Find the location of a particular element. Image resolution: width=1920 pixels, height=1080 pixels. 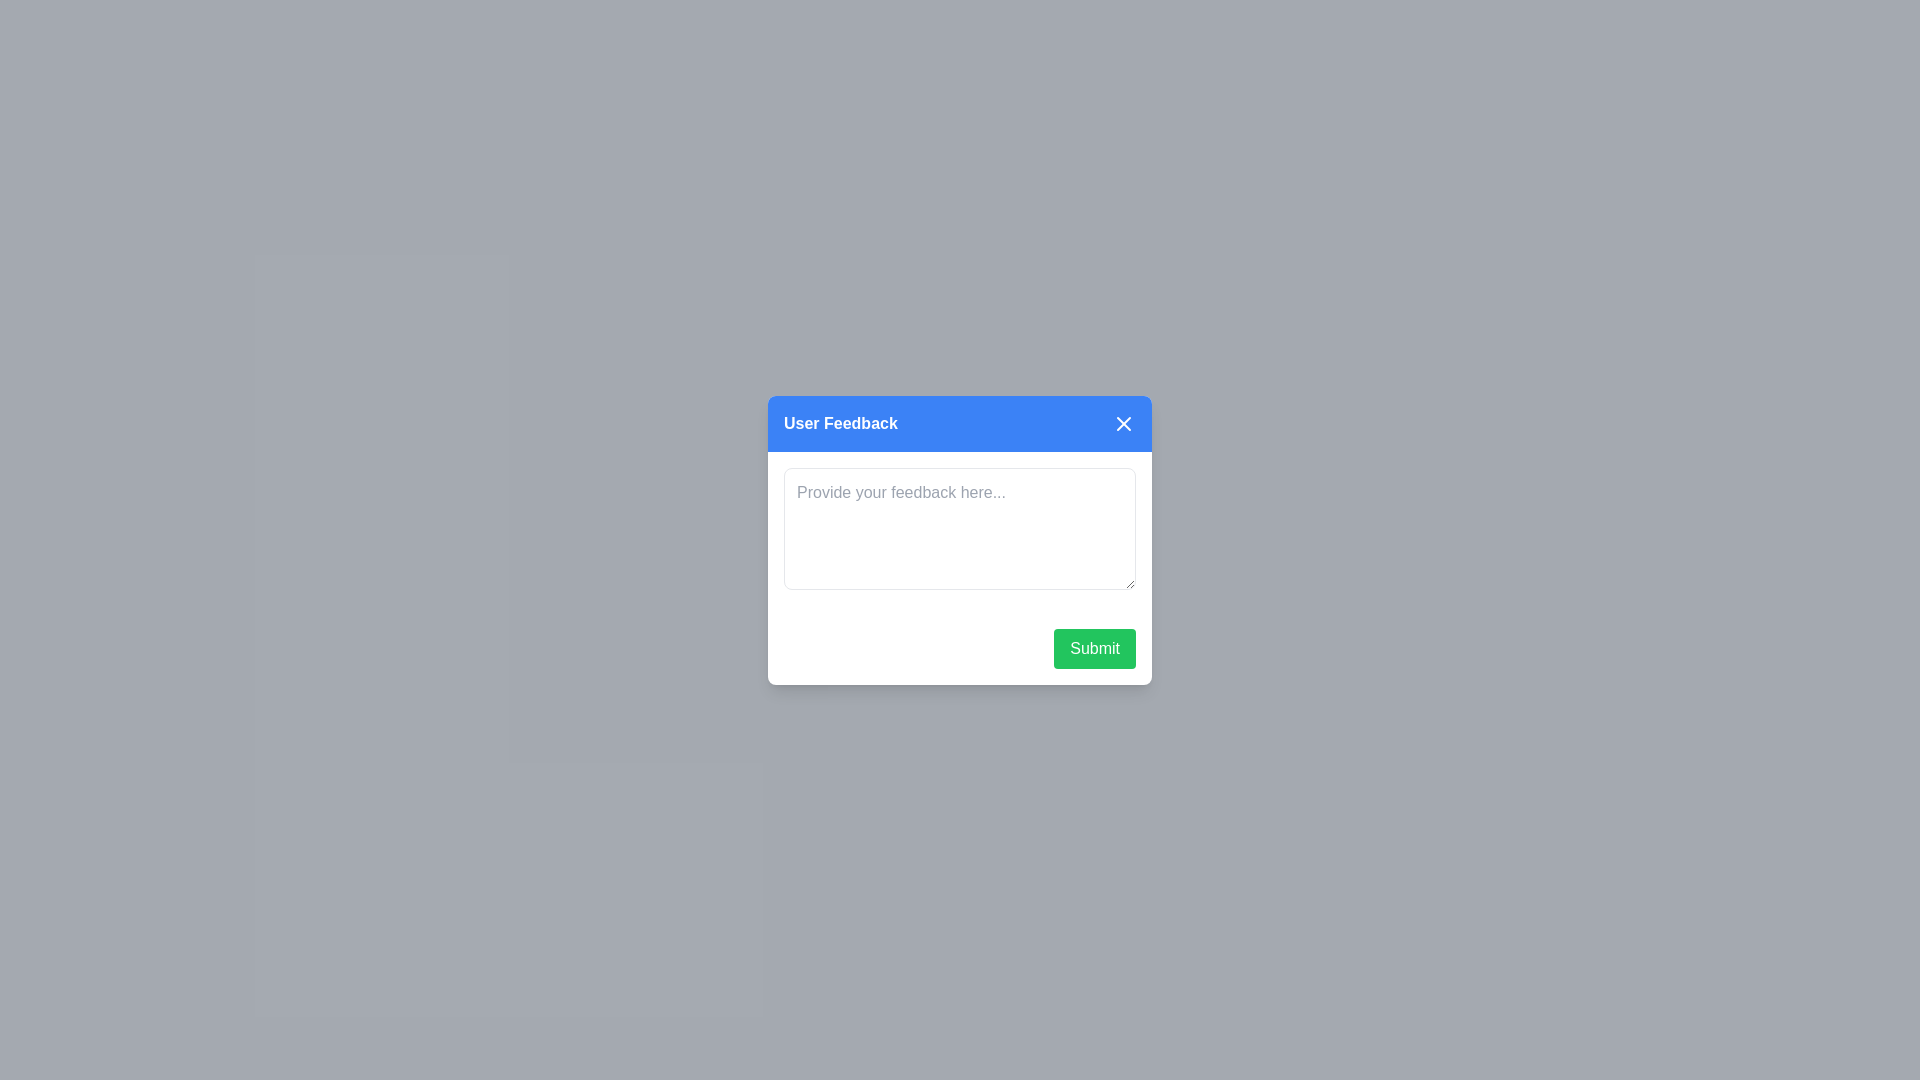

the close button (X) to close the dialog is located at coordinates (1123, 422).